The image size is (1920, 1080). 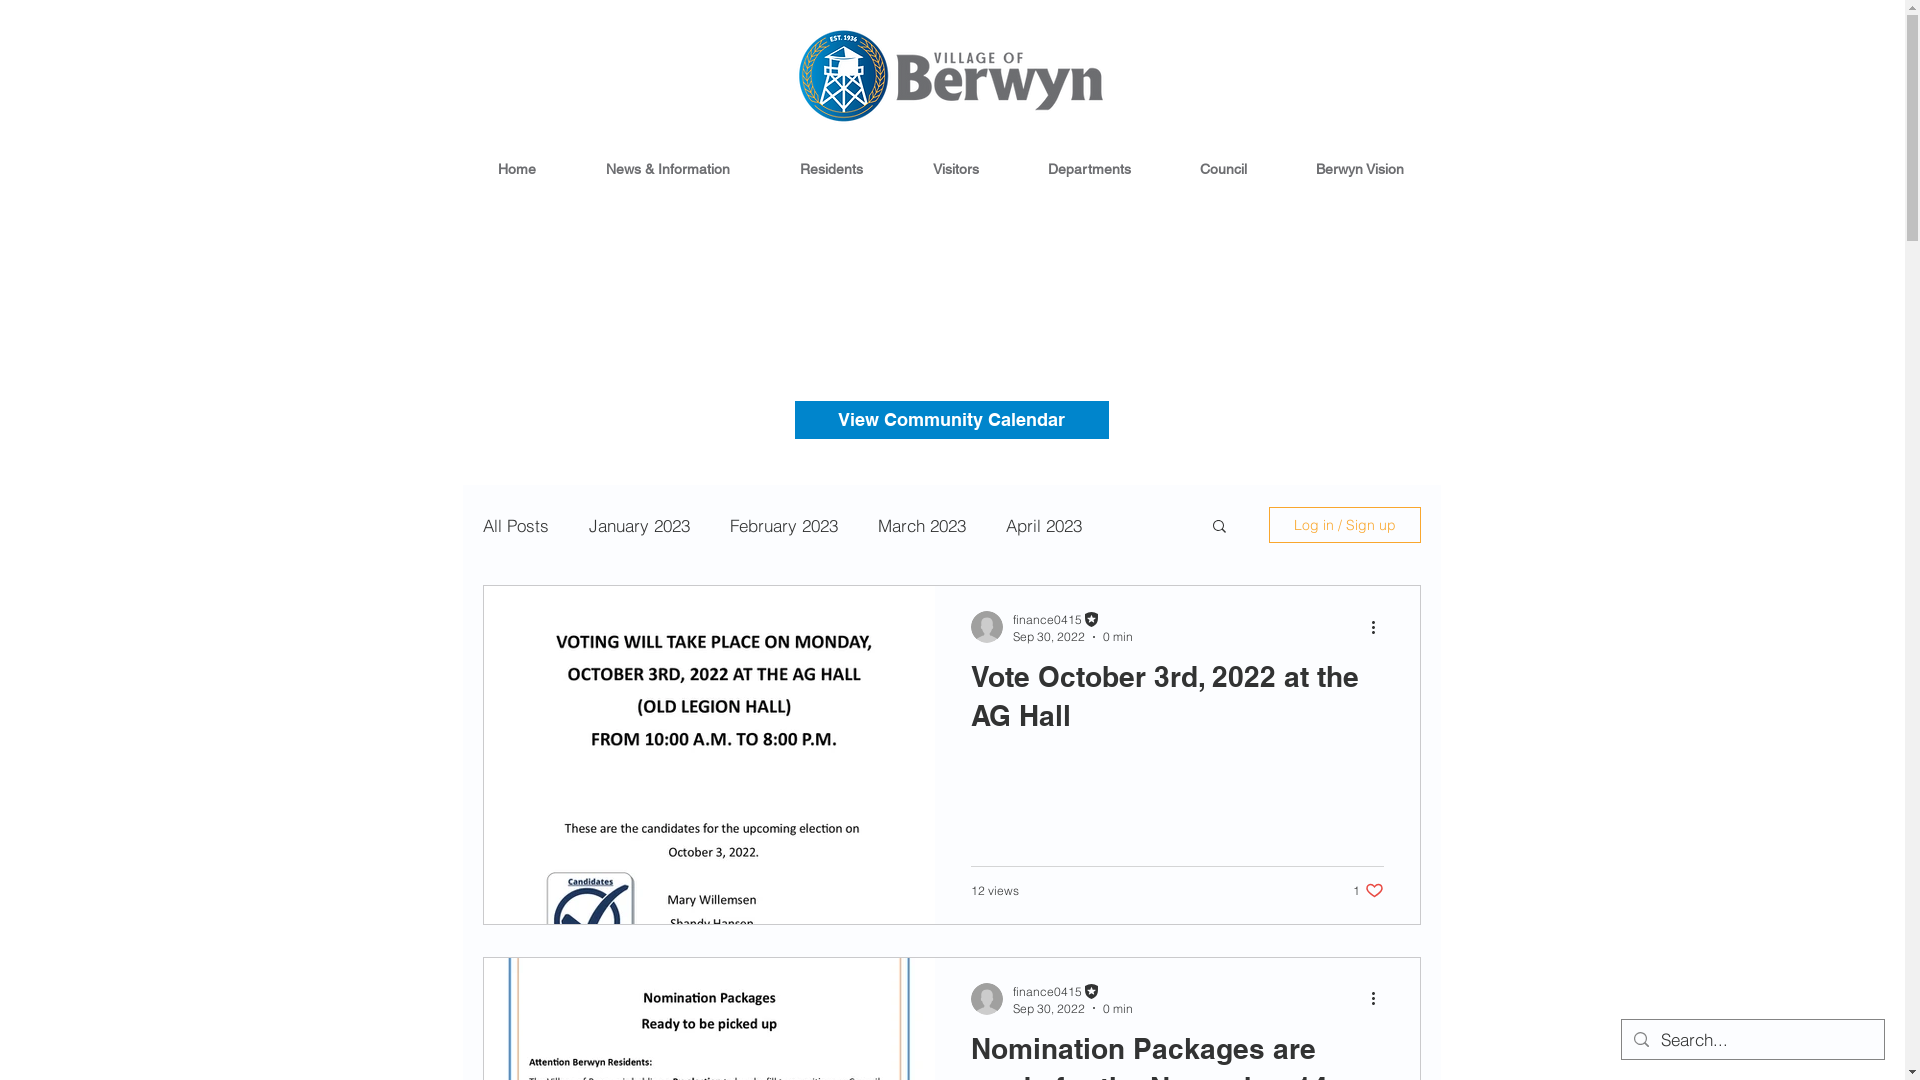 What do you see at coordinates (949, 419) in the screenshot?
I see `'View Community Calendar'` at bounding box center [949, 419].